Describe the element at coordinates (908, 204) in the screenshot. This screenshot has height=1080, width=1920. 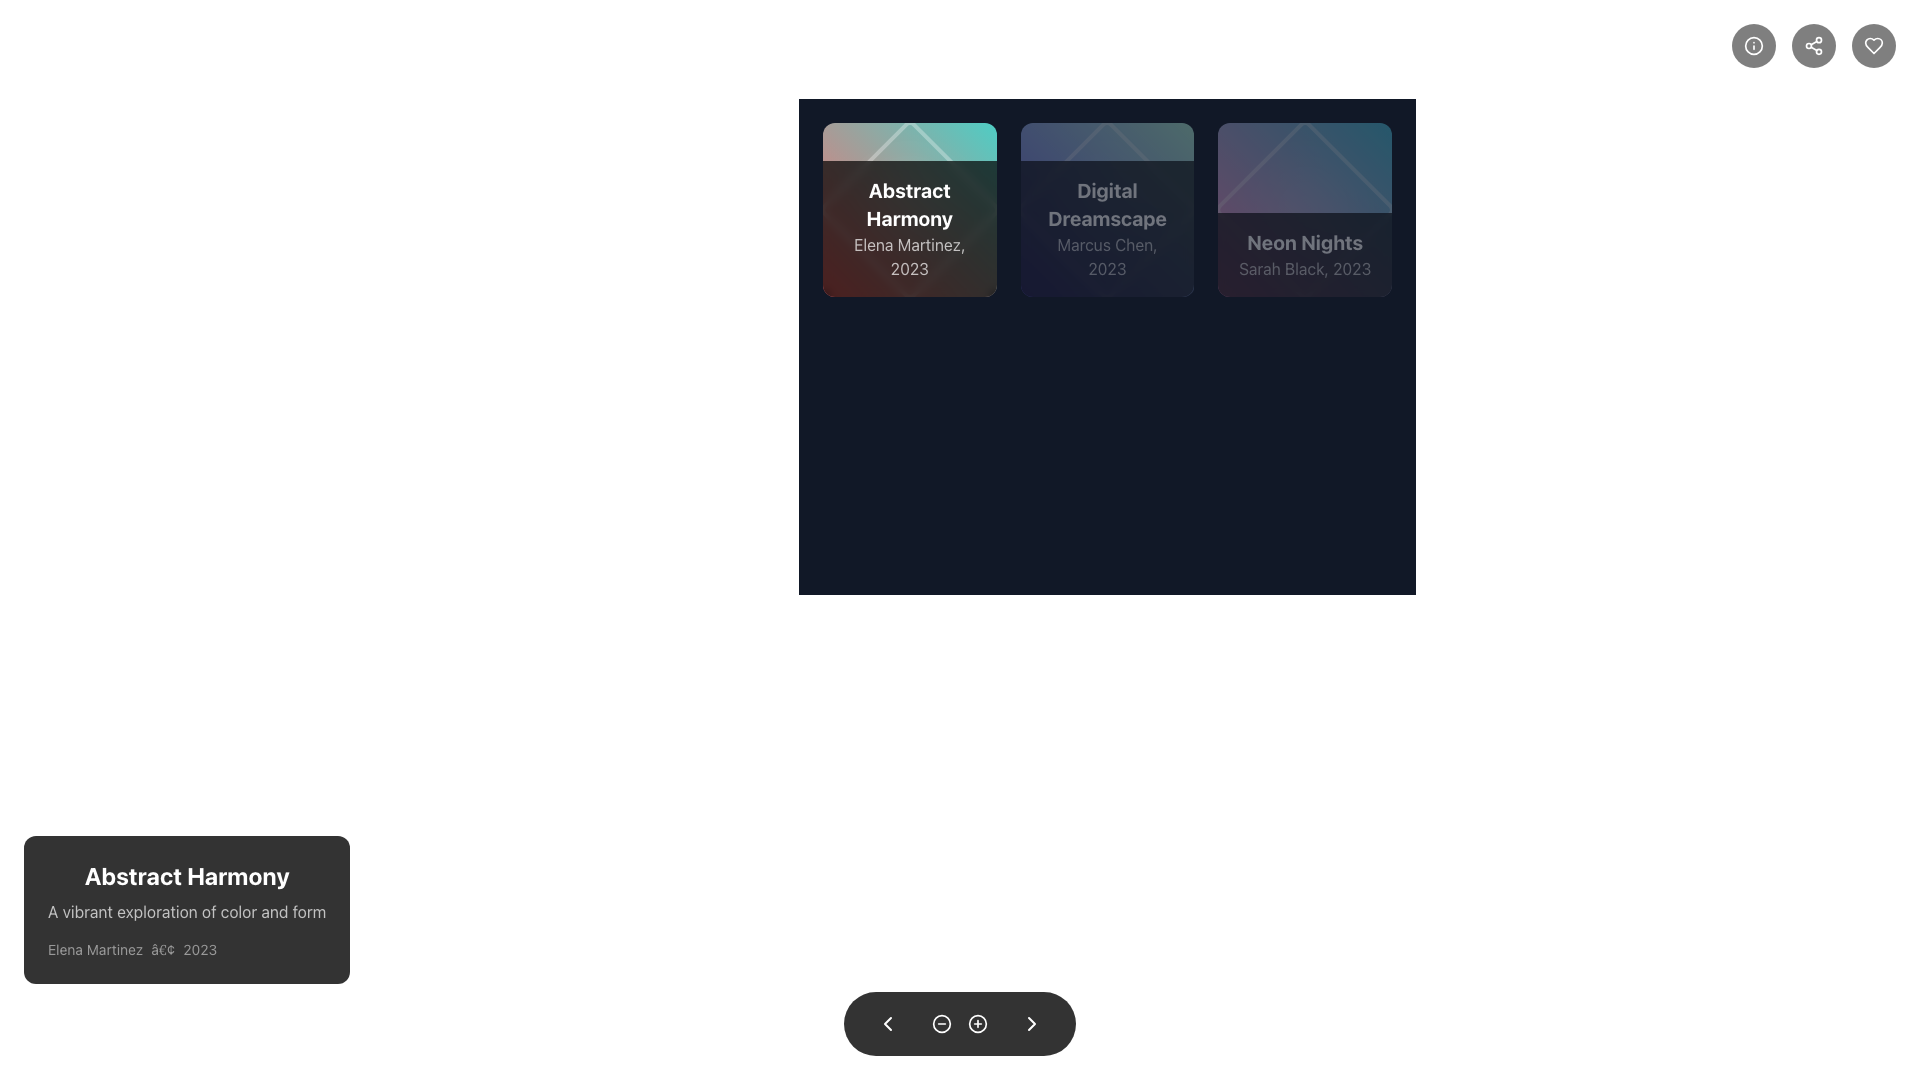
I see `the title text label that serves as a prominent identifier for a digital media item, positioned at the upper part of the card layout` at that location.